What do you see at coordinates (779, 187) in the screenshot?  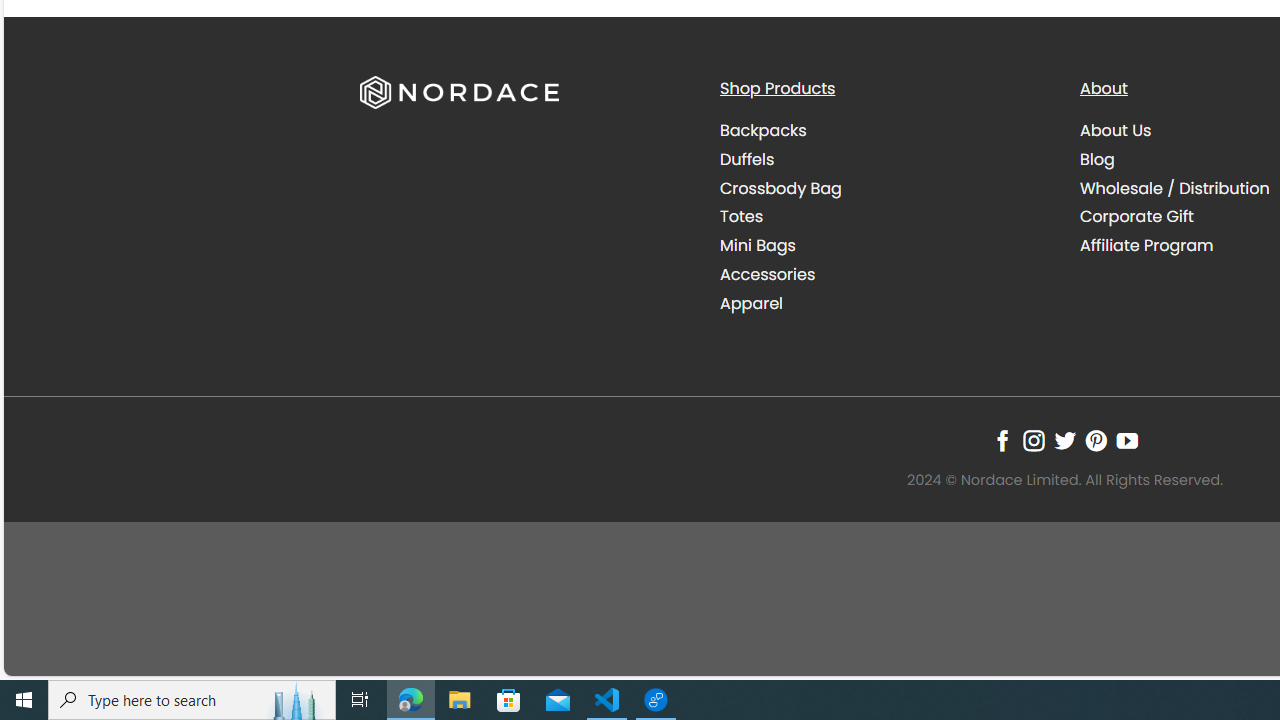 I see `'Crossbody Bag'` at bounding box center [779, 187].